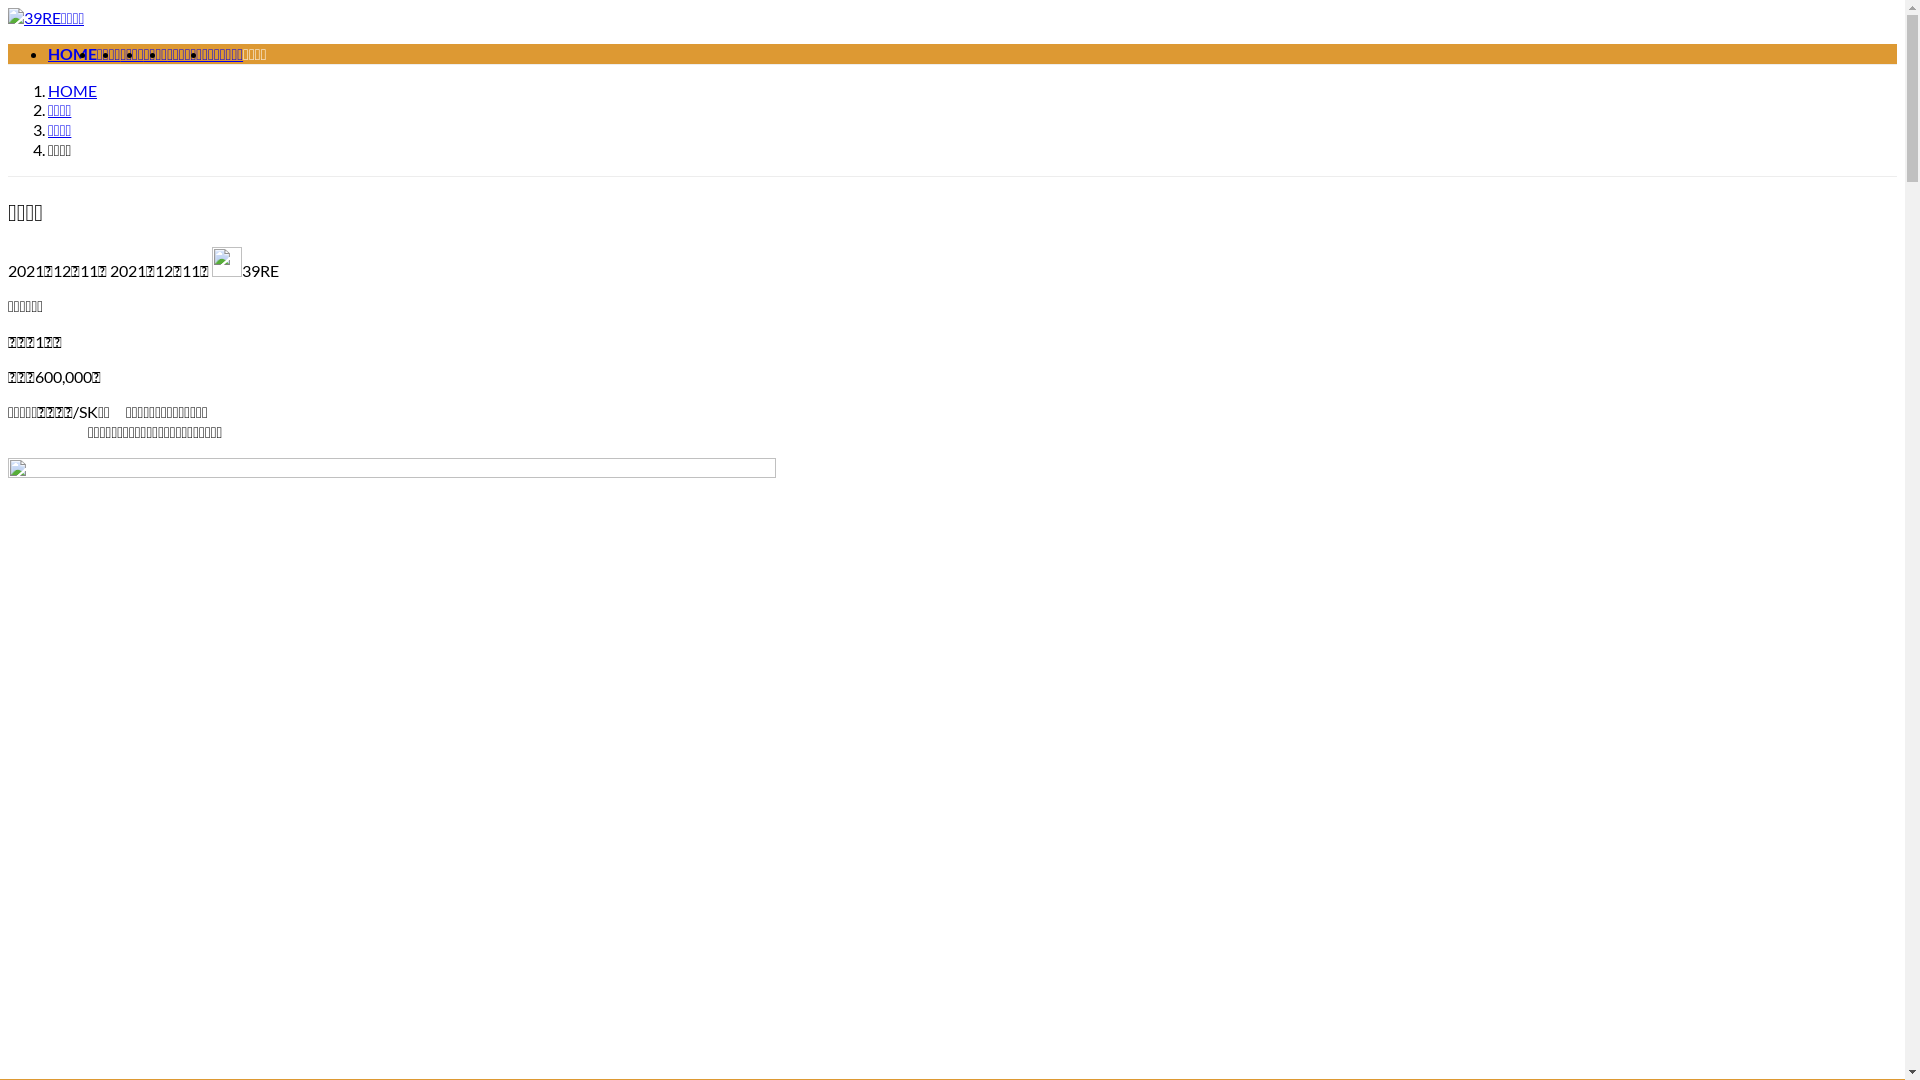 The height and width of the screenshot is (1080, 1920). Describe the element at coordinates (72, 52) in the screenshot. I see `'HOME'` at that location.